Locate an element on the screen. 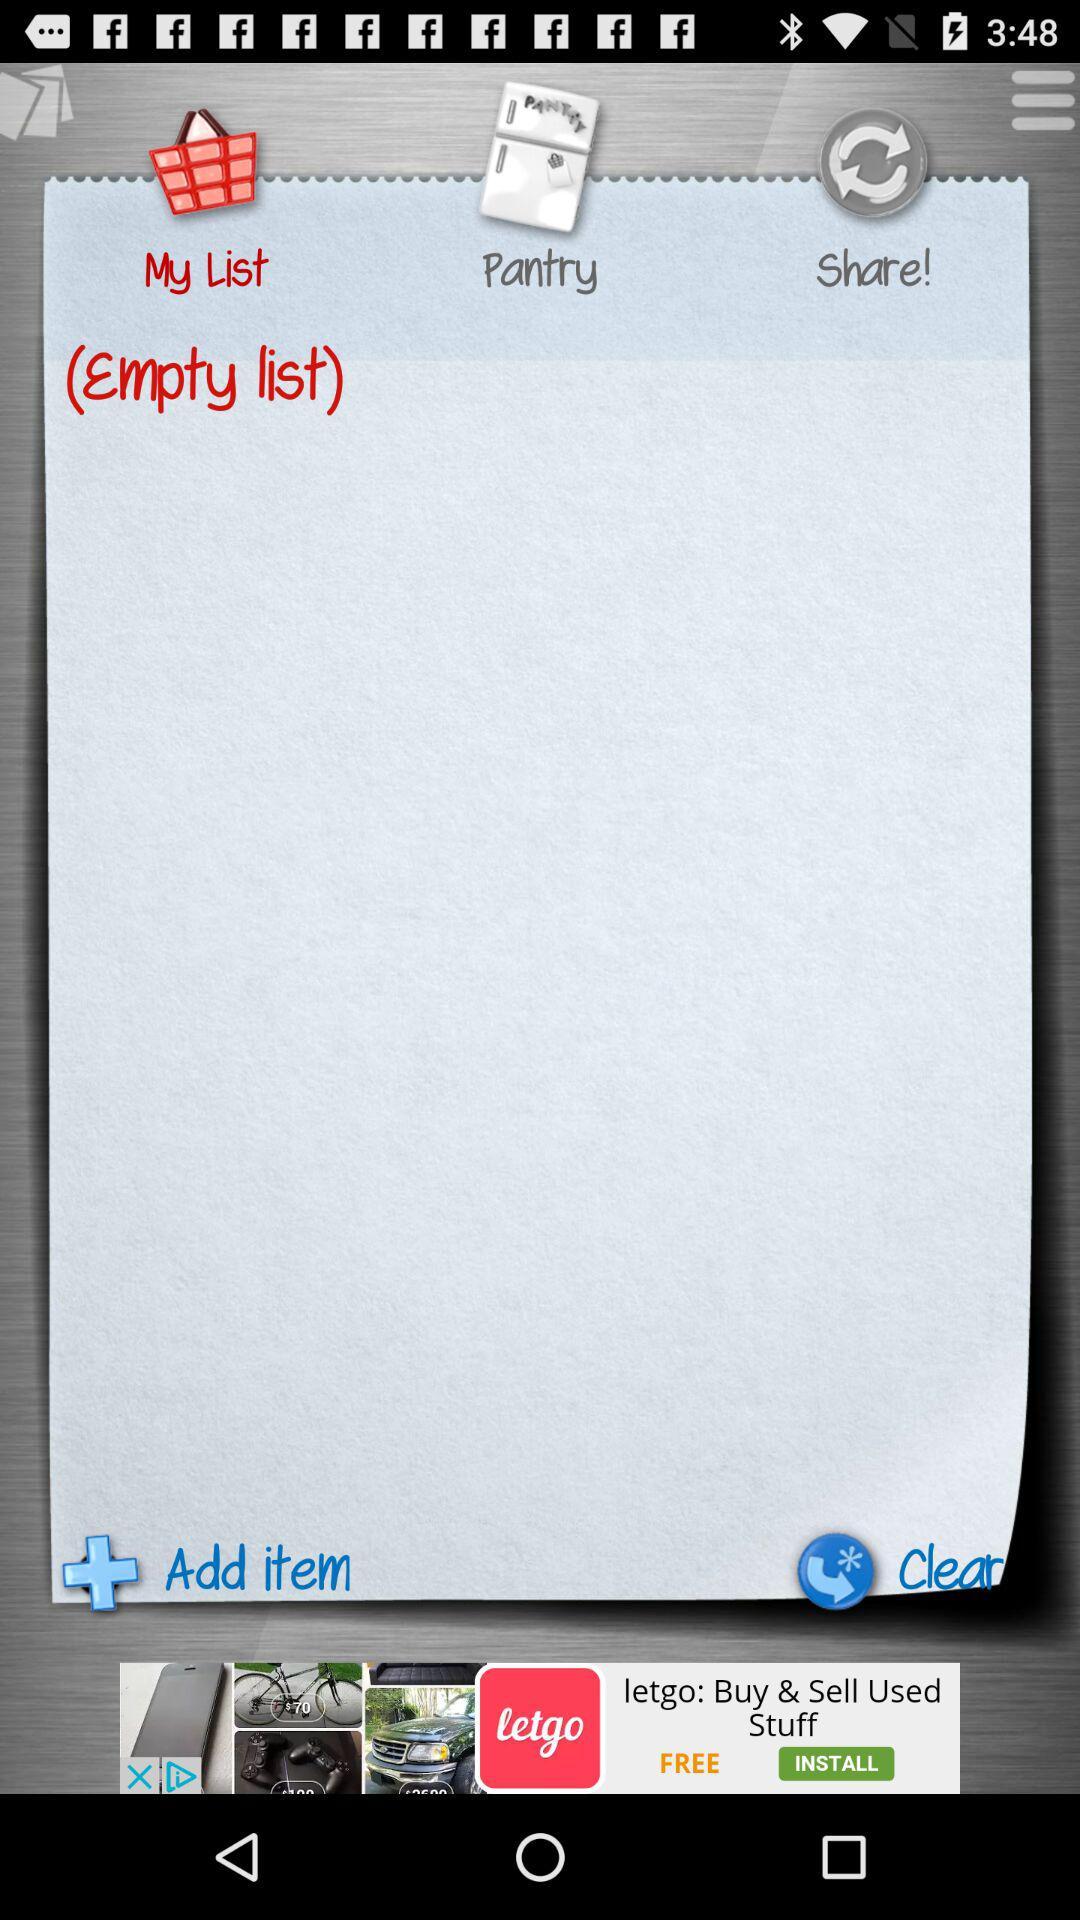  the cart icon is located at coordinates (206, 177).